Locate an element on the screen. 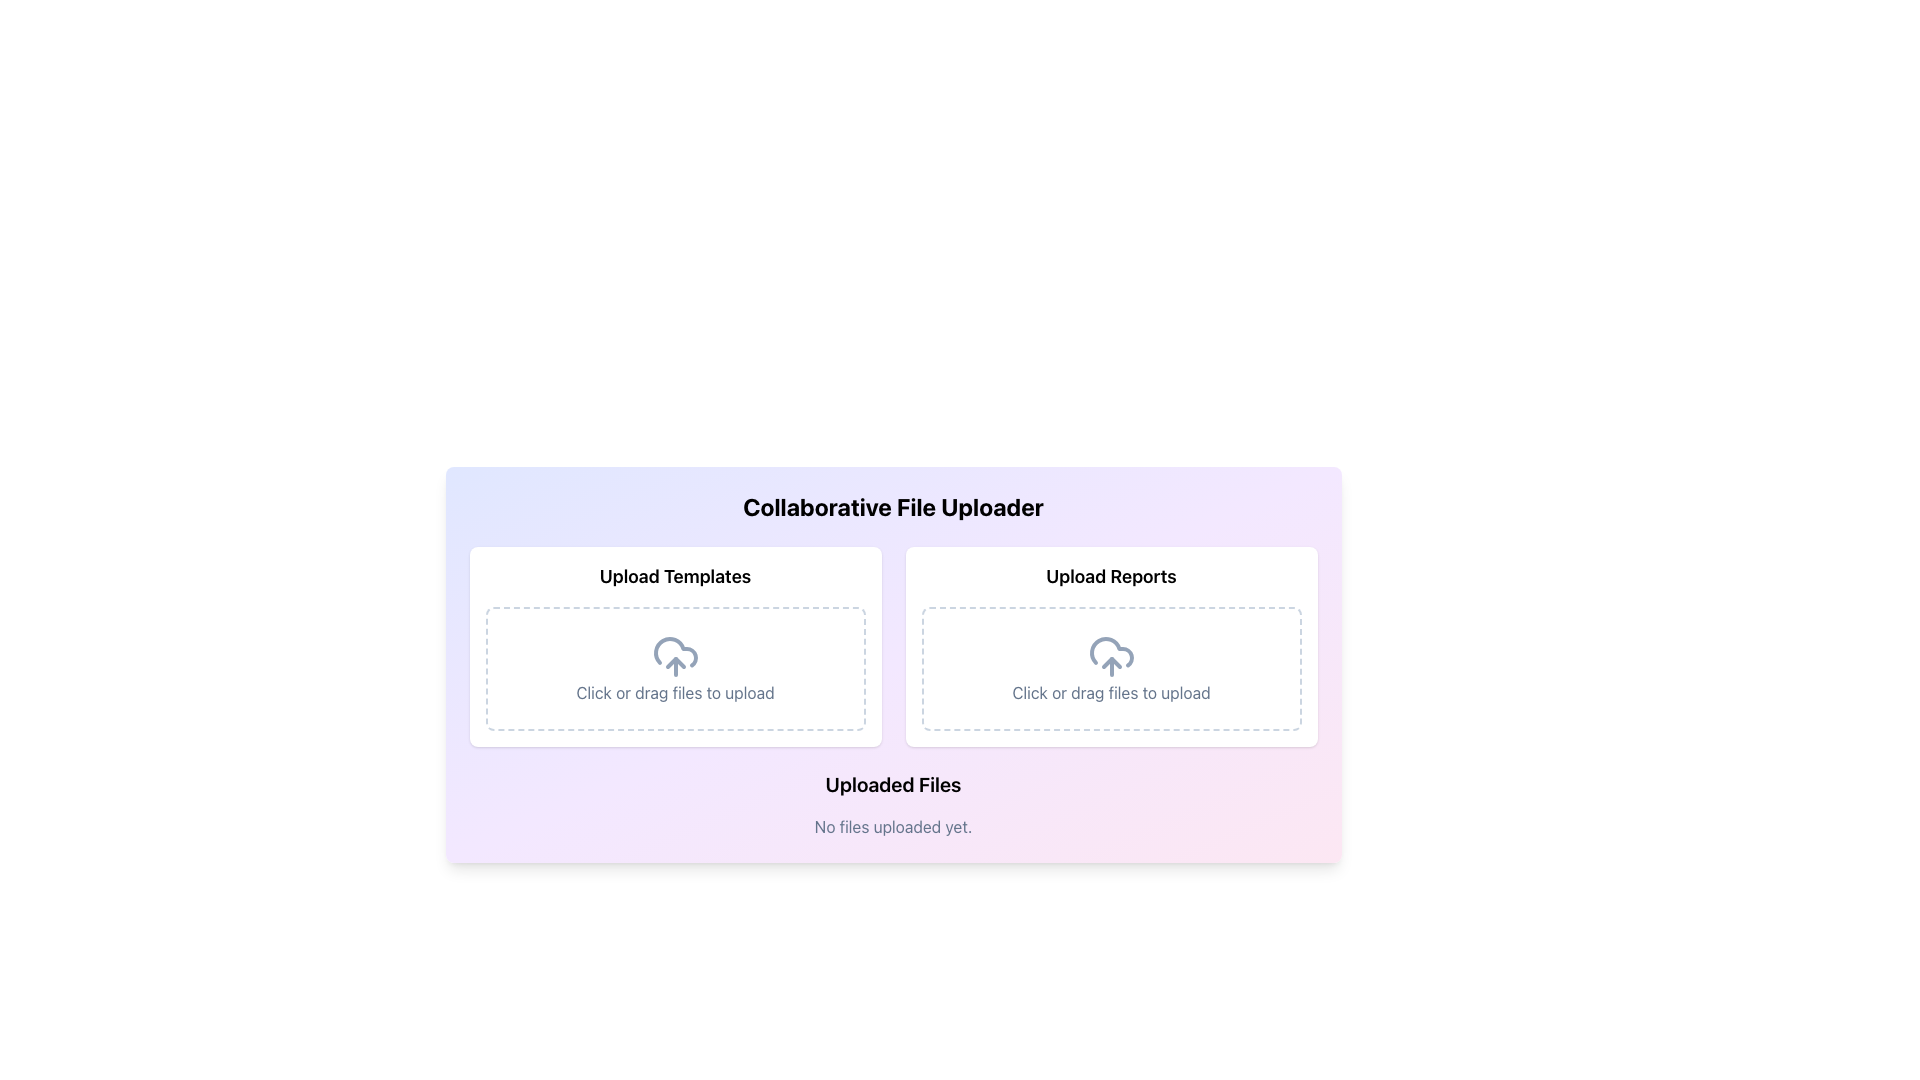 Image resolution: width=1920 pixels, height=1080 pixels. the Decorative upload icon located in the 'Upload Reports' section above the text 'Click or drag files to upload' is located at coordinates (1110, 656).